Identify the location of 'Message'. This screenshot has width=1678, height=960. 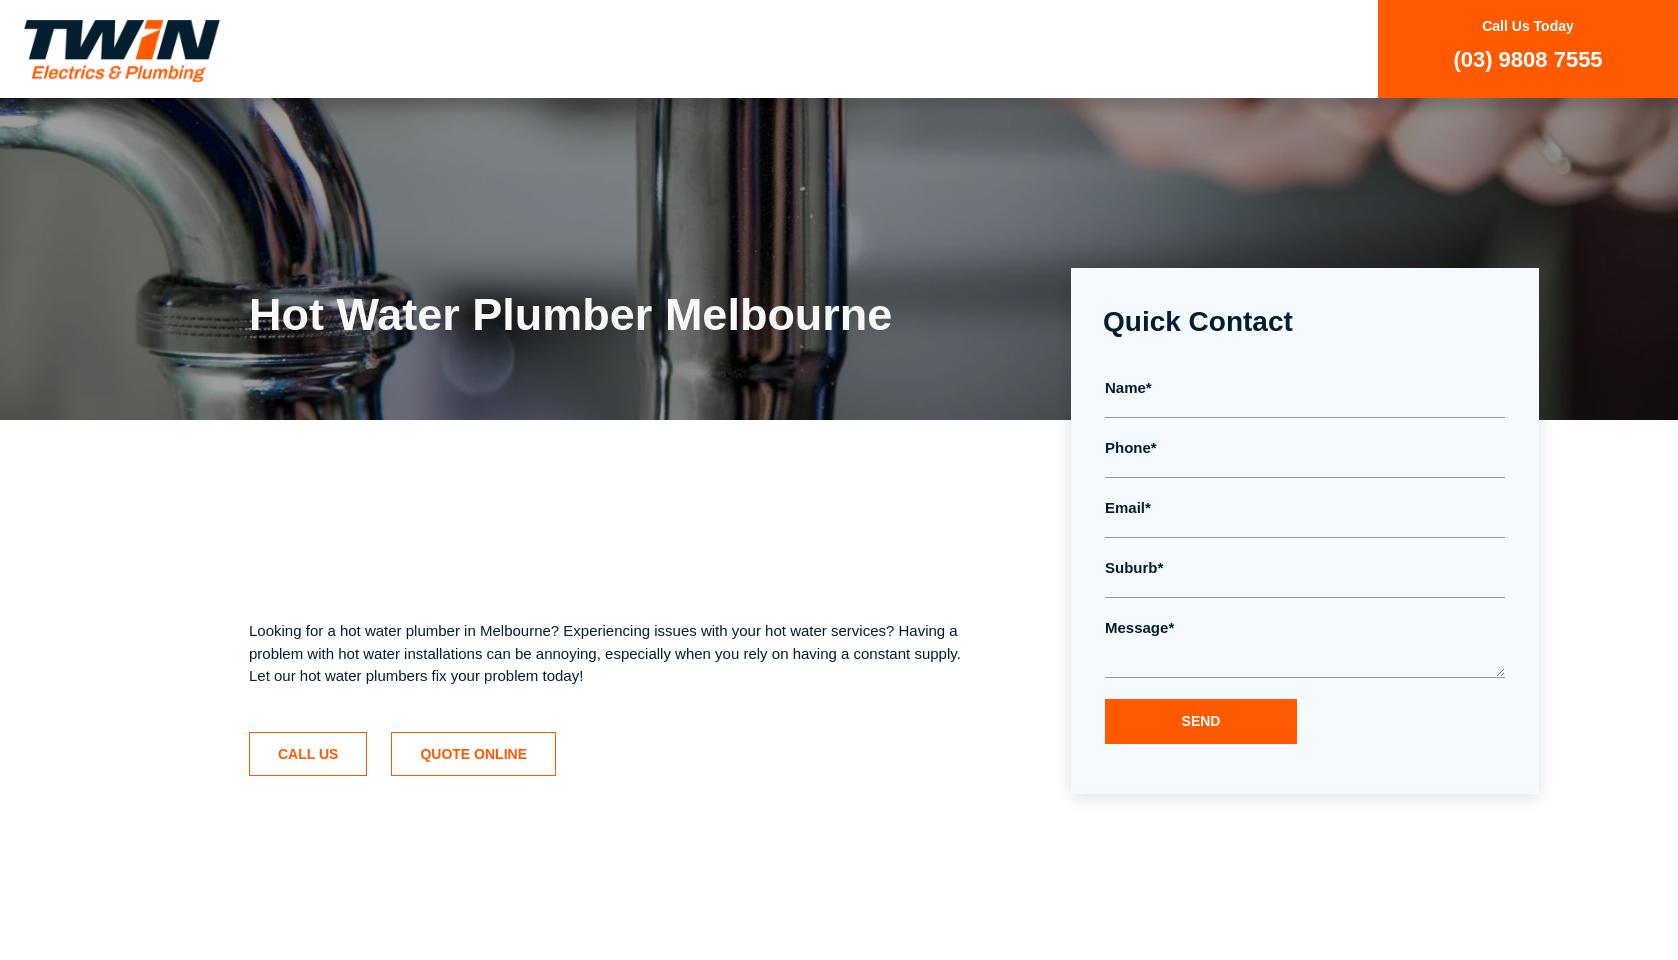
(1136, 626).